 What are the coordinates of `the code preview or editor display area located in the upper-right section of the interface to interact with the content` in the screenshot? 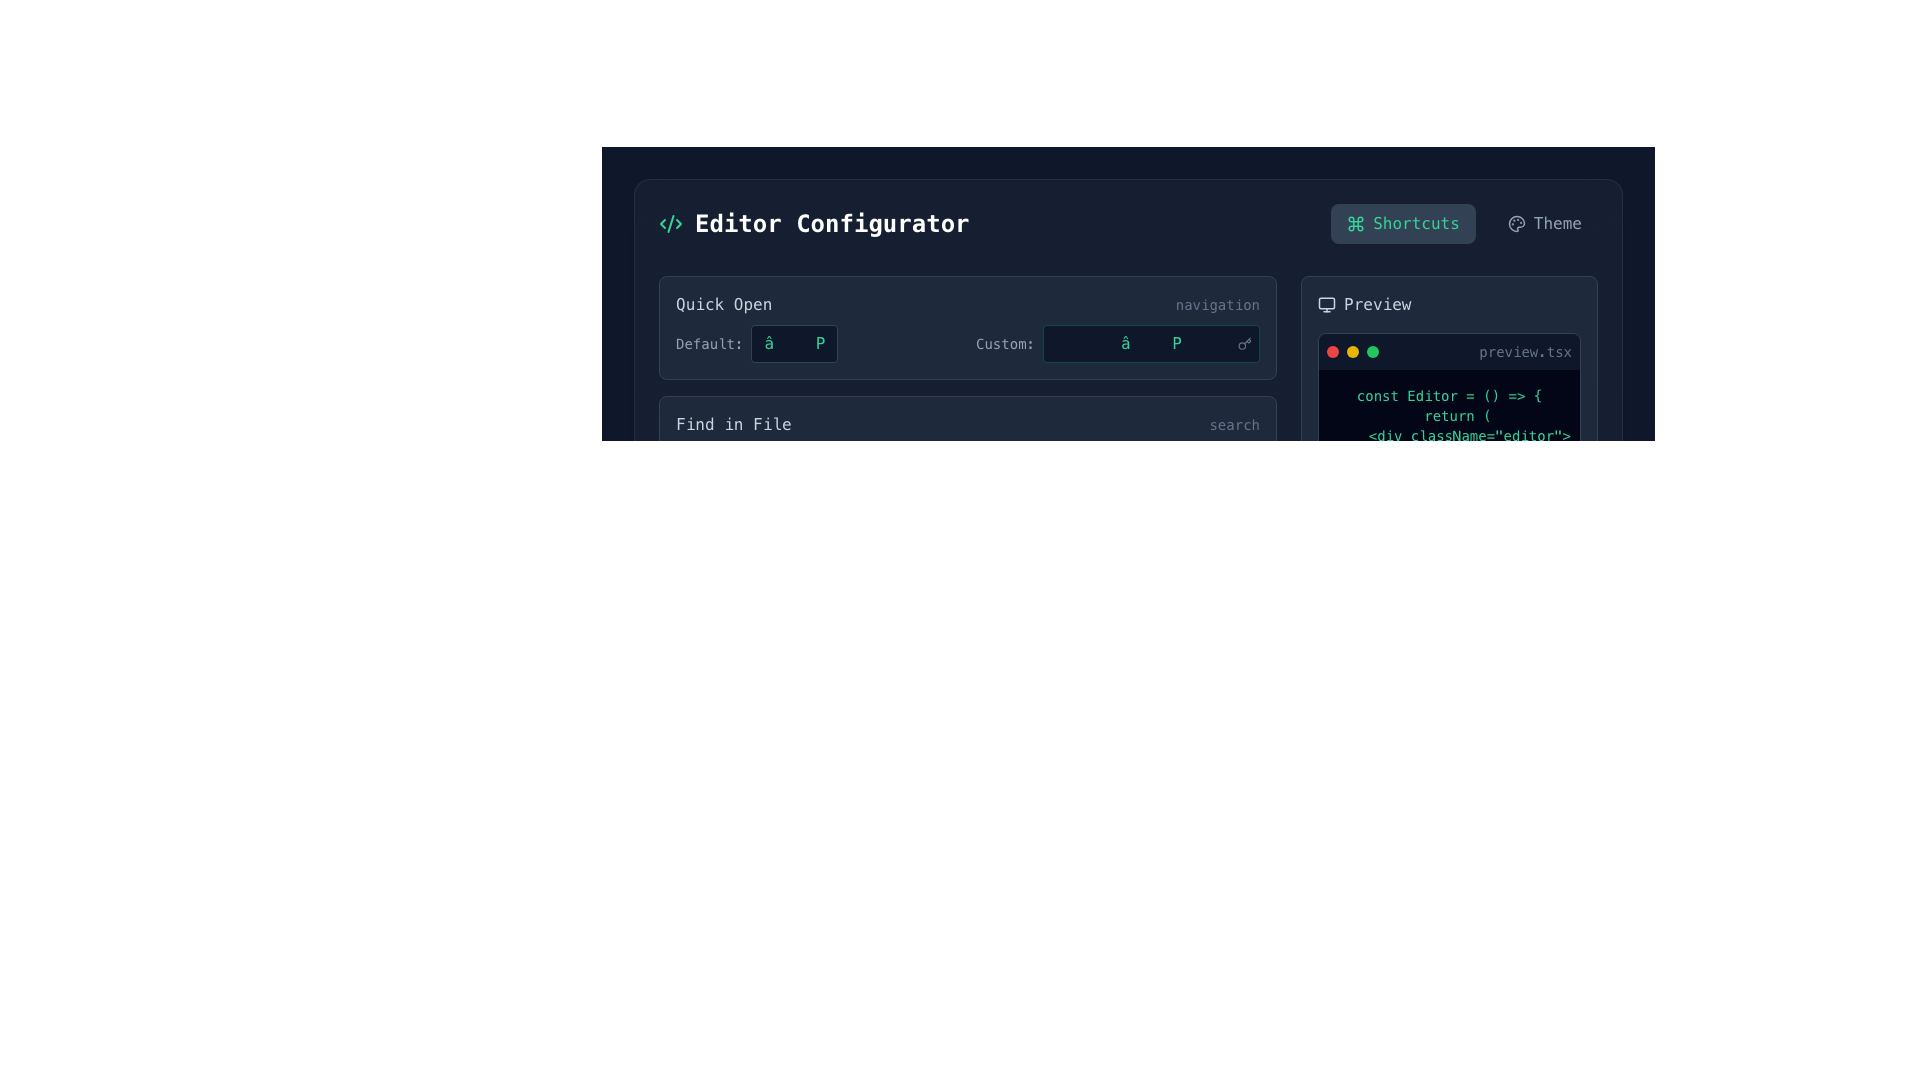 It's located at (1449, 427).